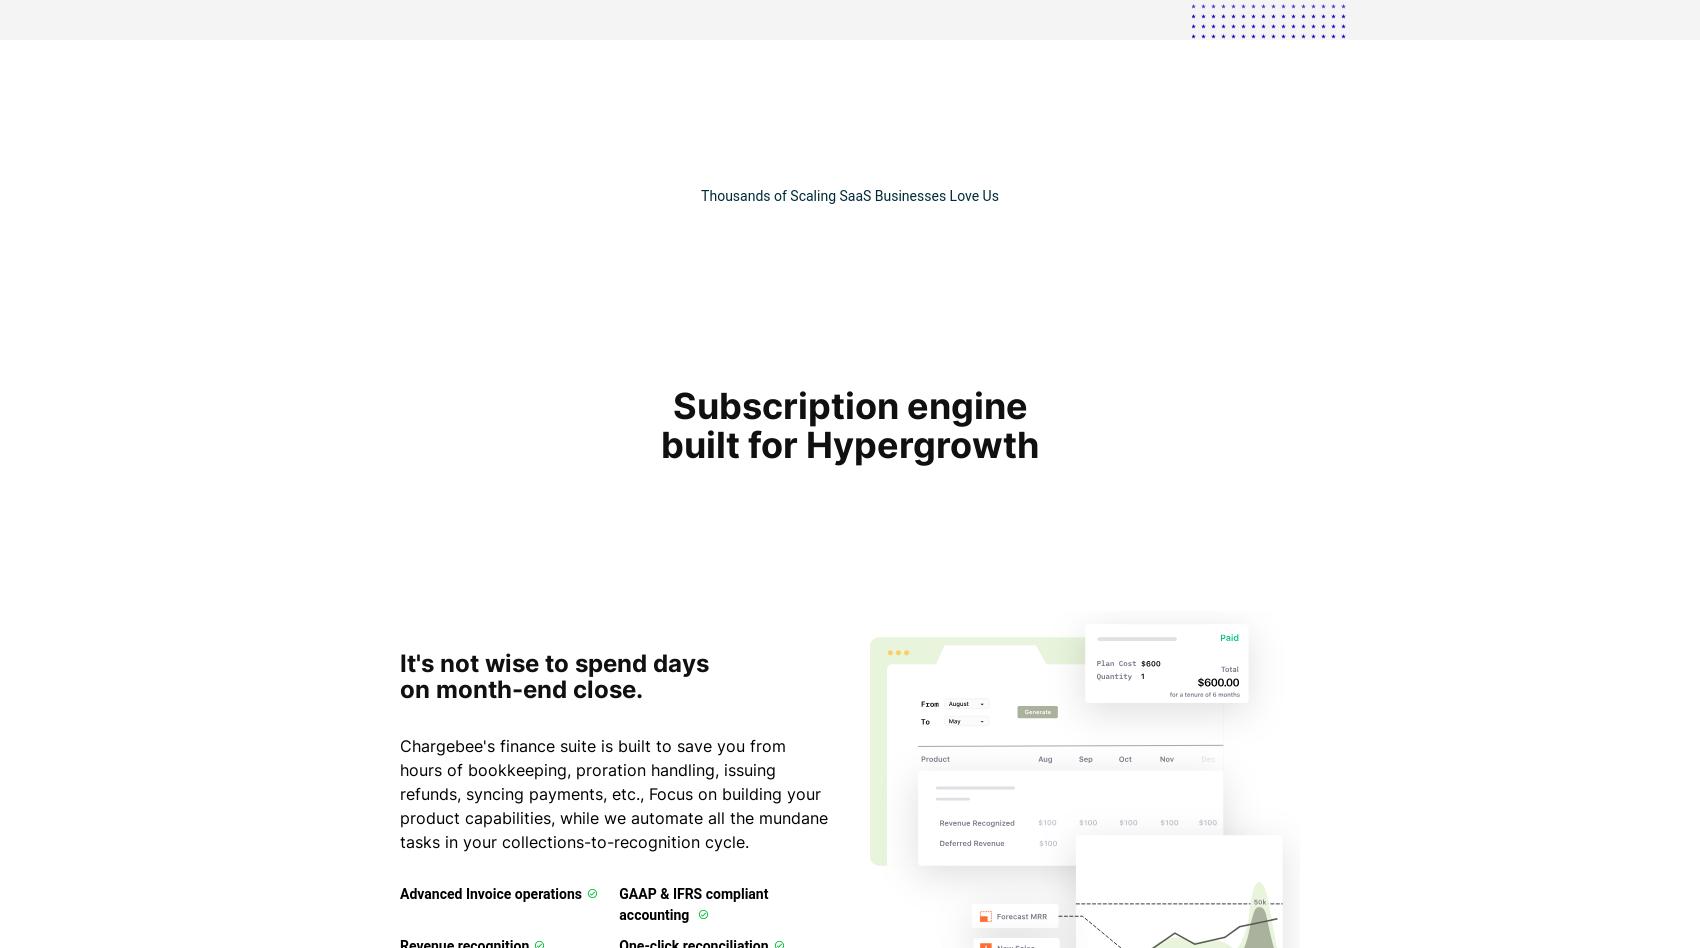 The width and height of the screenshot is (1700, 948). Describe the element at coordinates (505, 700) in the screenshot. I see `'Previous'` at that location.